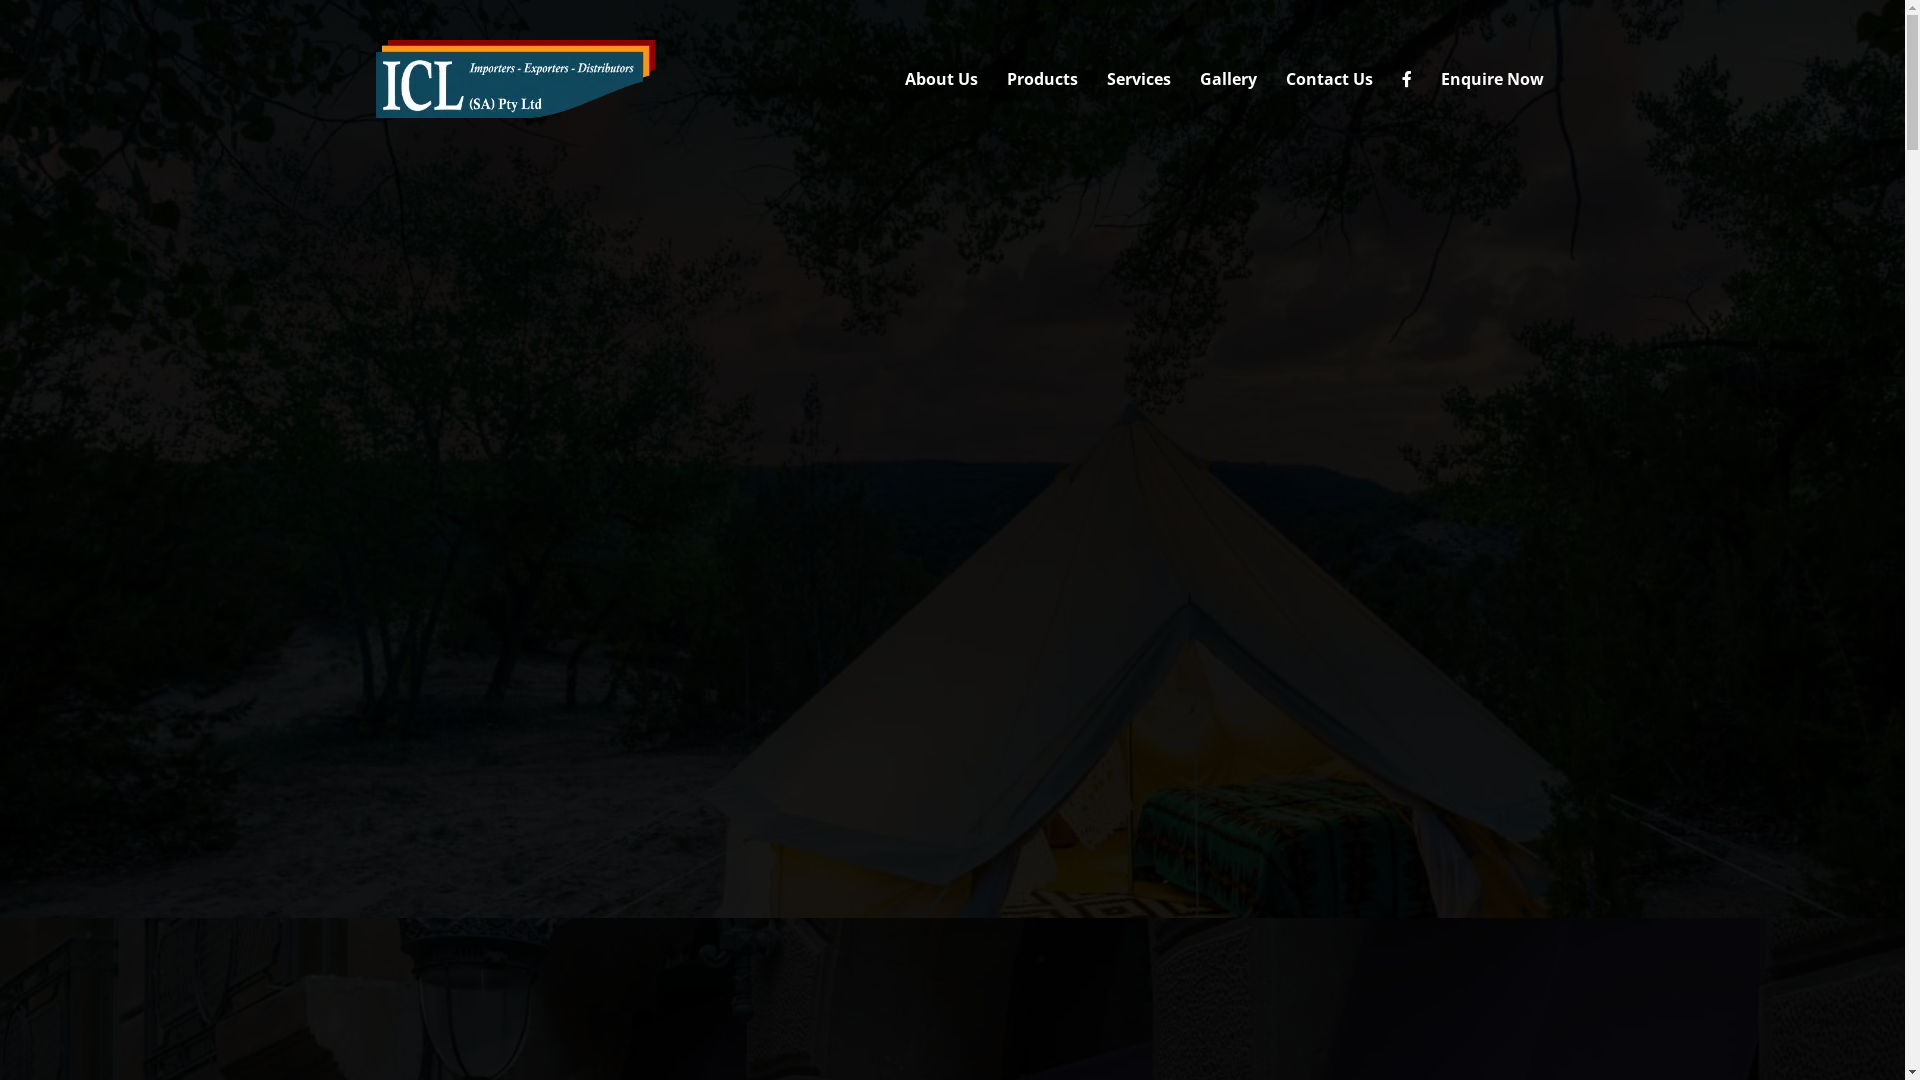 This screenshot has width=1920, height=1080. Describe the element at coordinates (1040, 77) in the screenshot. I see `'Products'` at that location.